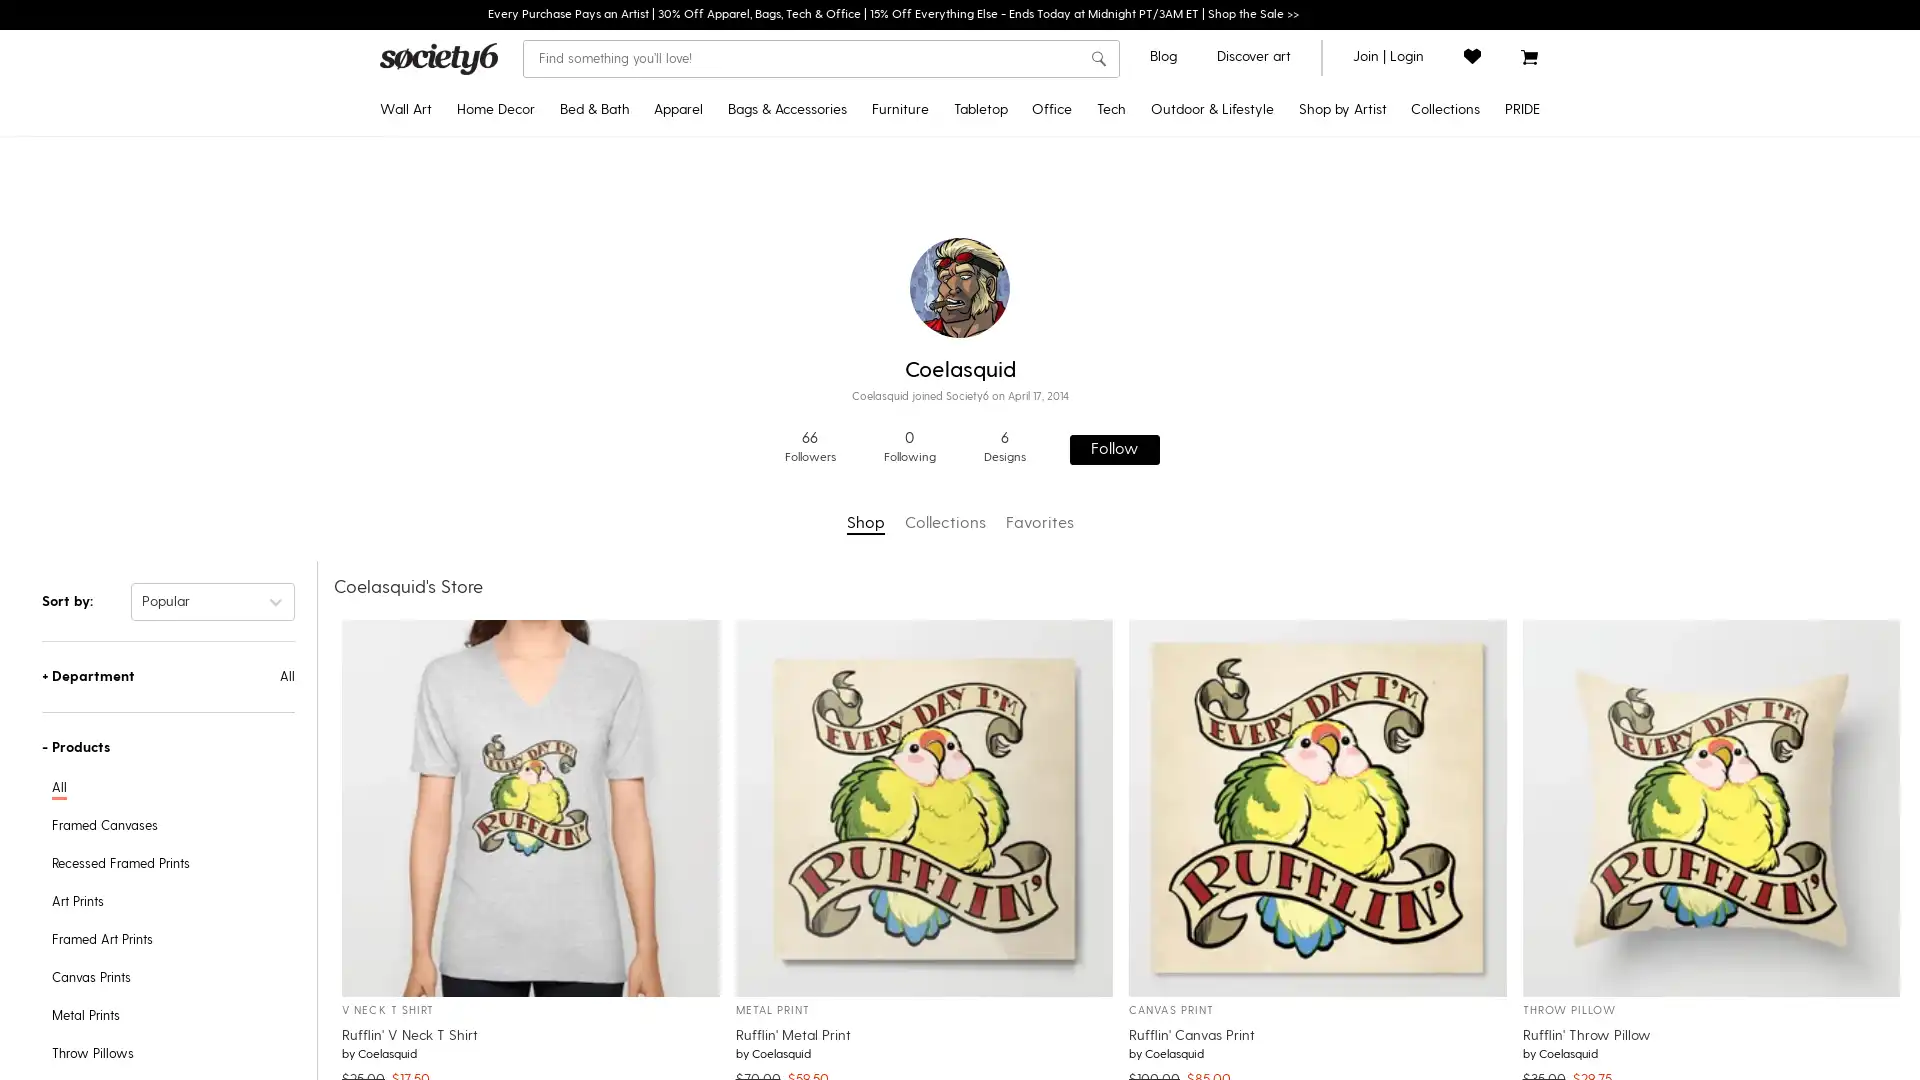 Image resolution: width=1920 pixels, height=1080 pixels. I want to click on Stationery Cards, so click(1101, 418).